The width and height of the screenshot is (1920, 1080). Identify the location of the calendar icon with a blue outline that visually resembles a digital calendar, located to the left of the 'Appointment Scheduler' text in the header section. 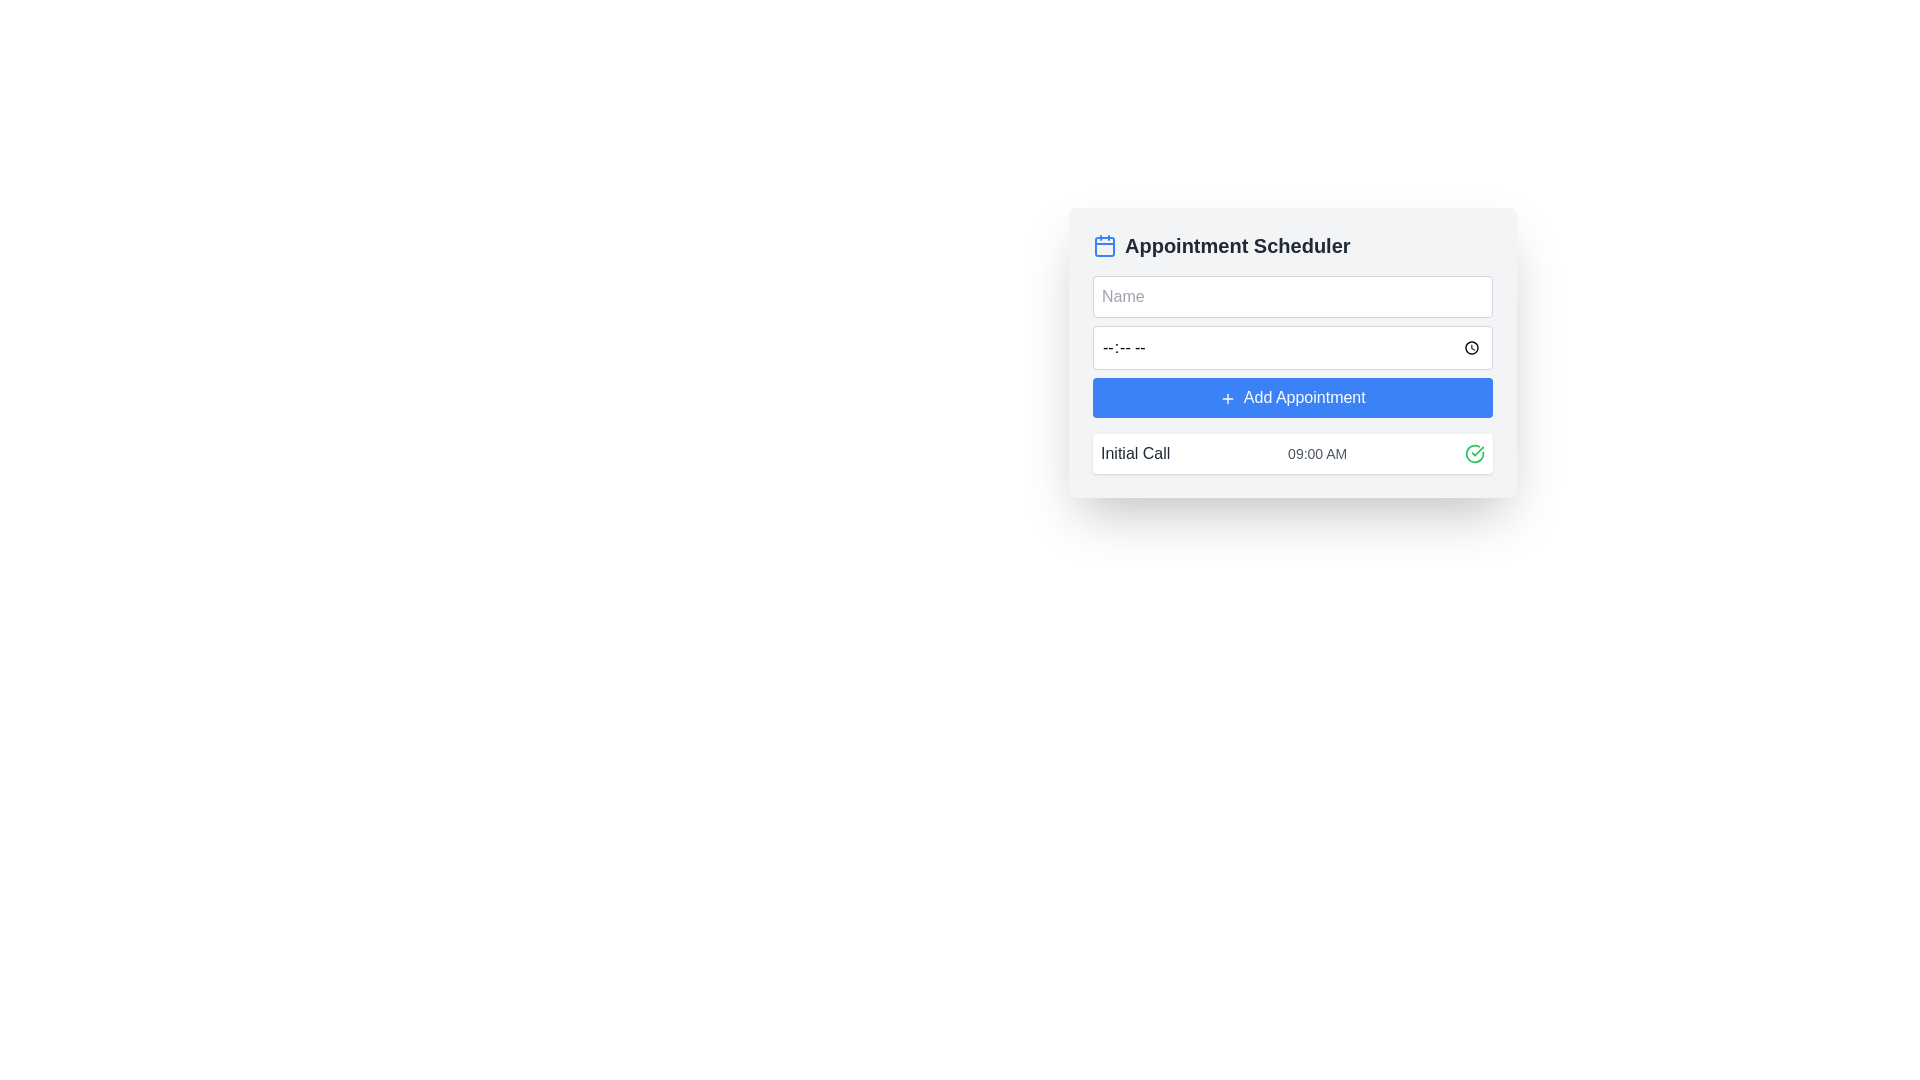
(1103, 245).